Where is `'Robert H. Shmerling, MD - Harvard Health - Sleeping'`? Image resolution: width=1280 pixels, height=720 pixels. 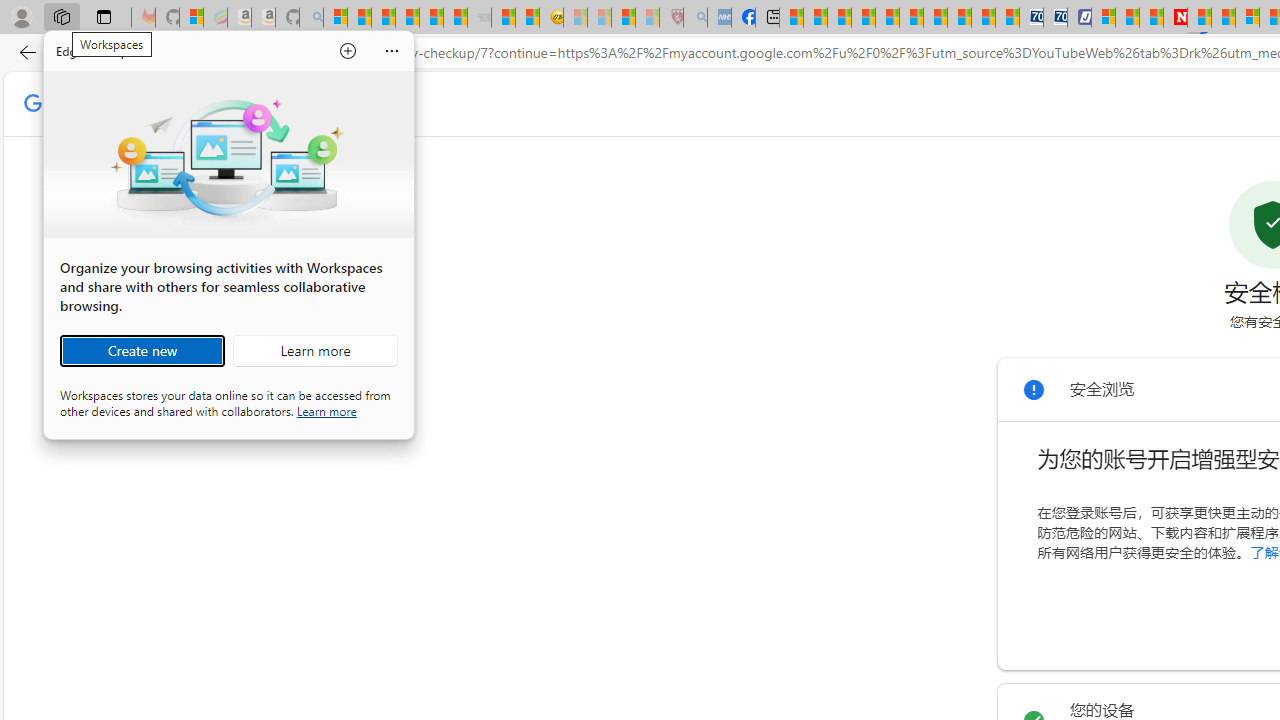 'Robert H. Shmerling, MD - Harvard Health - Sleeping' is located at coordinates (672, 17).